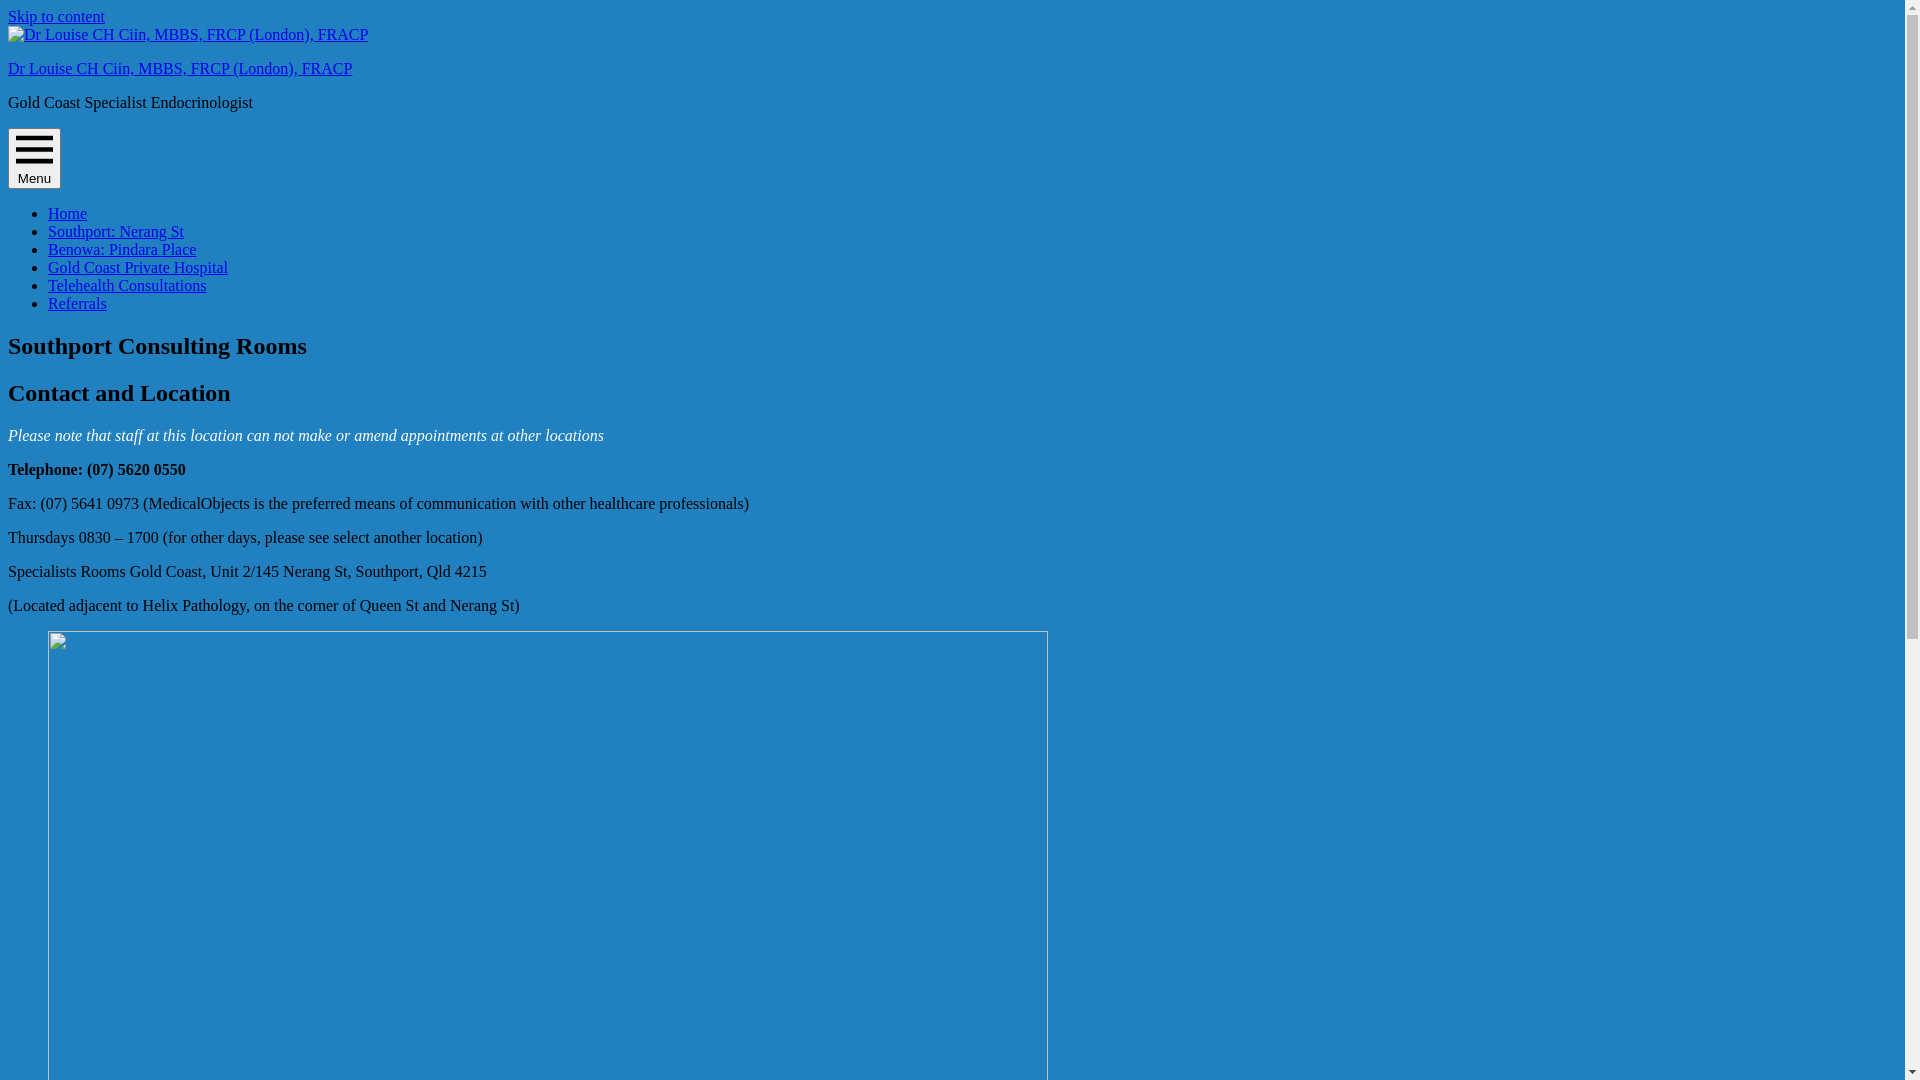  I want to click on 'Referrals', so click(77, 303).